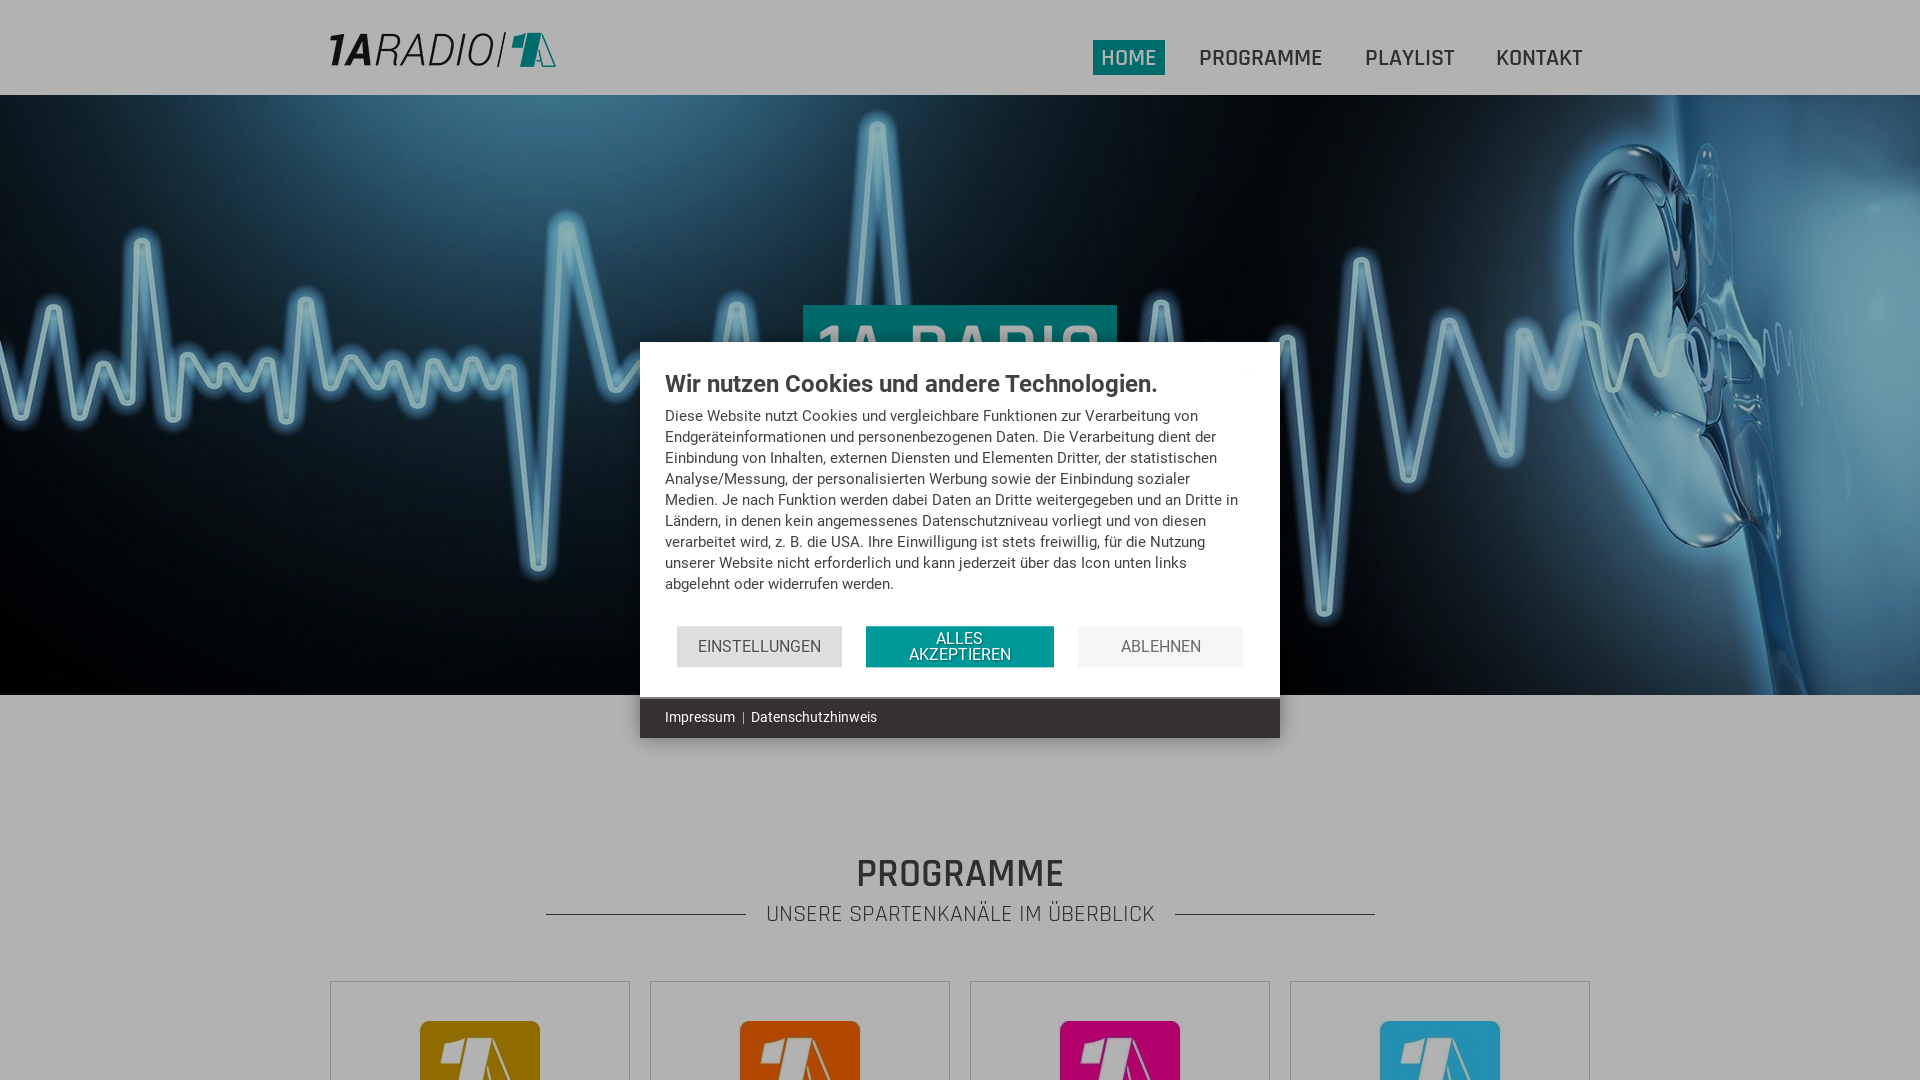 The height and width of the screenshot is (1080, 1920). I want to click on 'HOME', so click(1099, 56).